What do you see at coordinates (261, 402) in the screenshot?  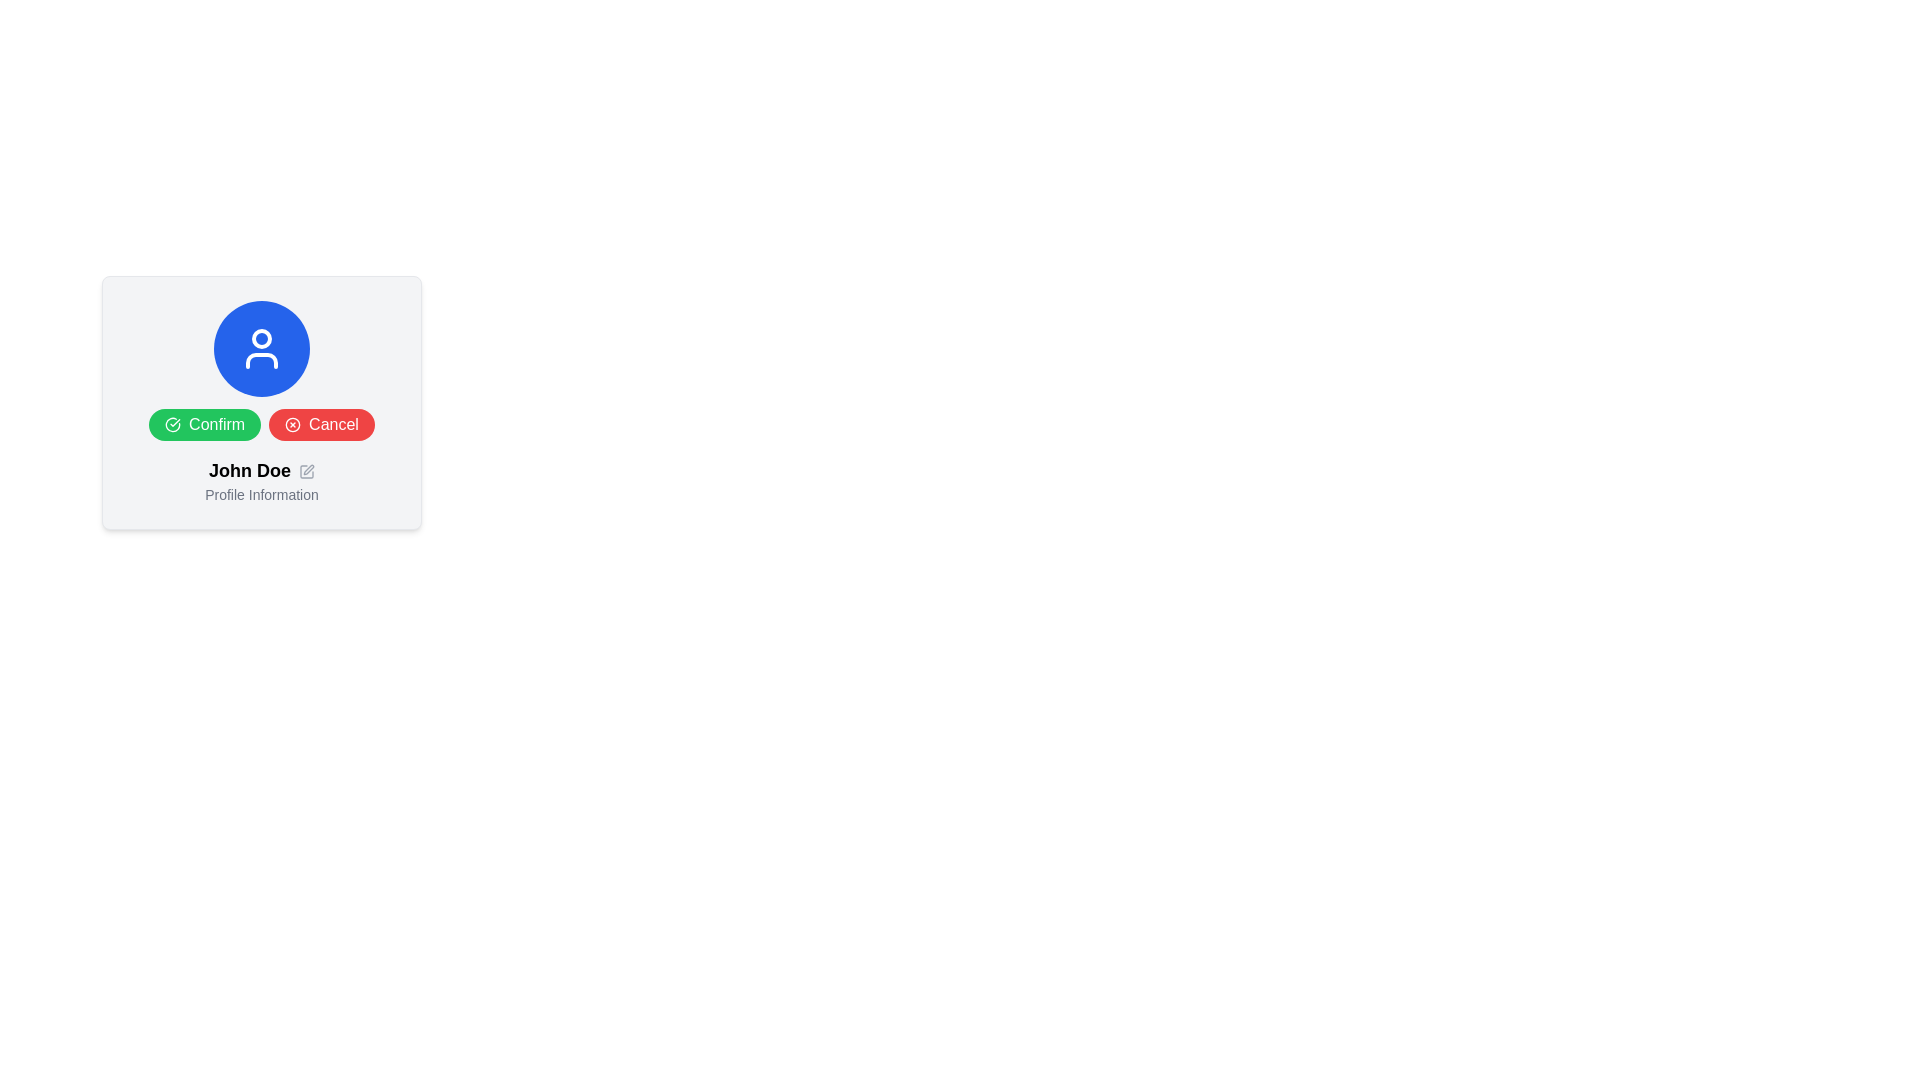 I see `the Confirm button in the Interactive user profile panel to proceed with the action` at bounding box center [261, 402].